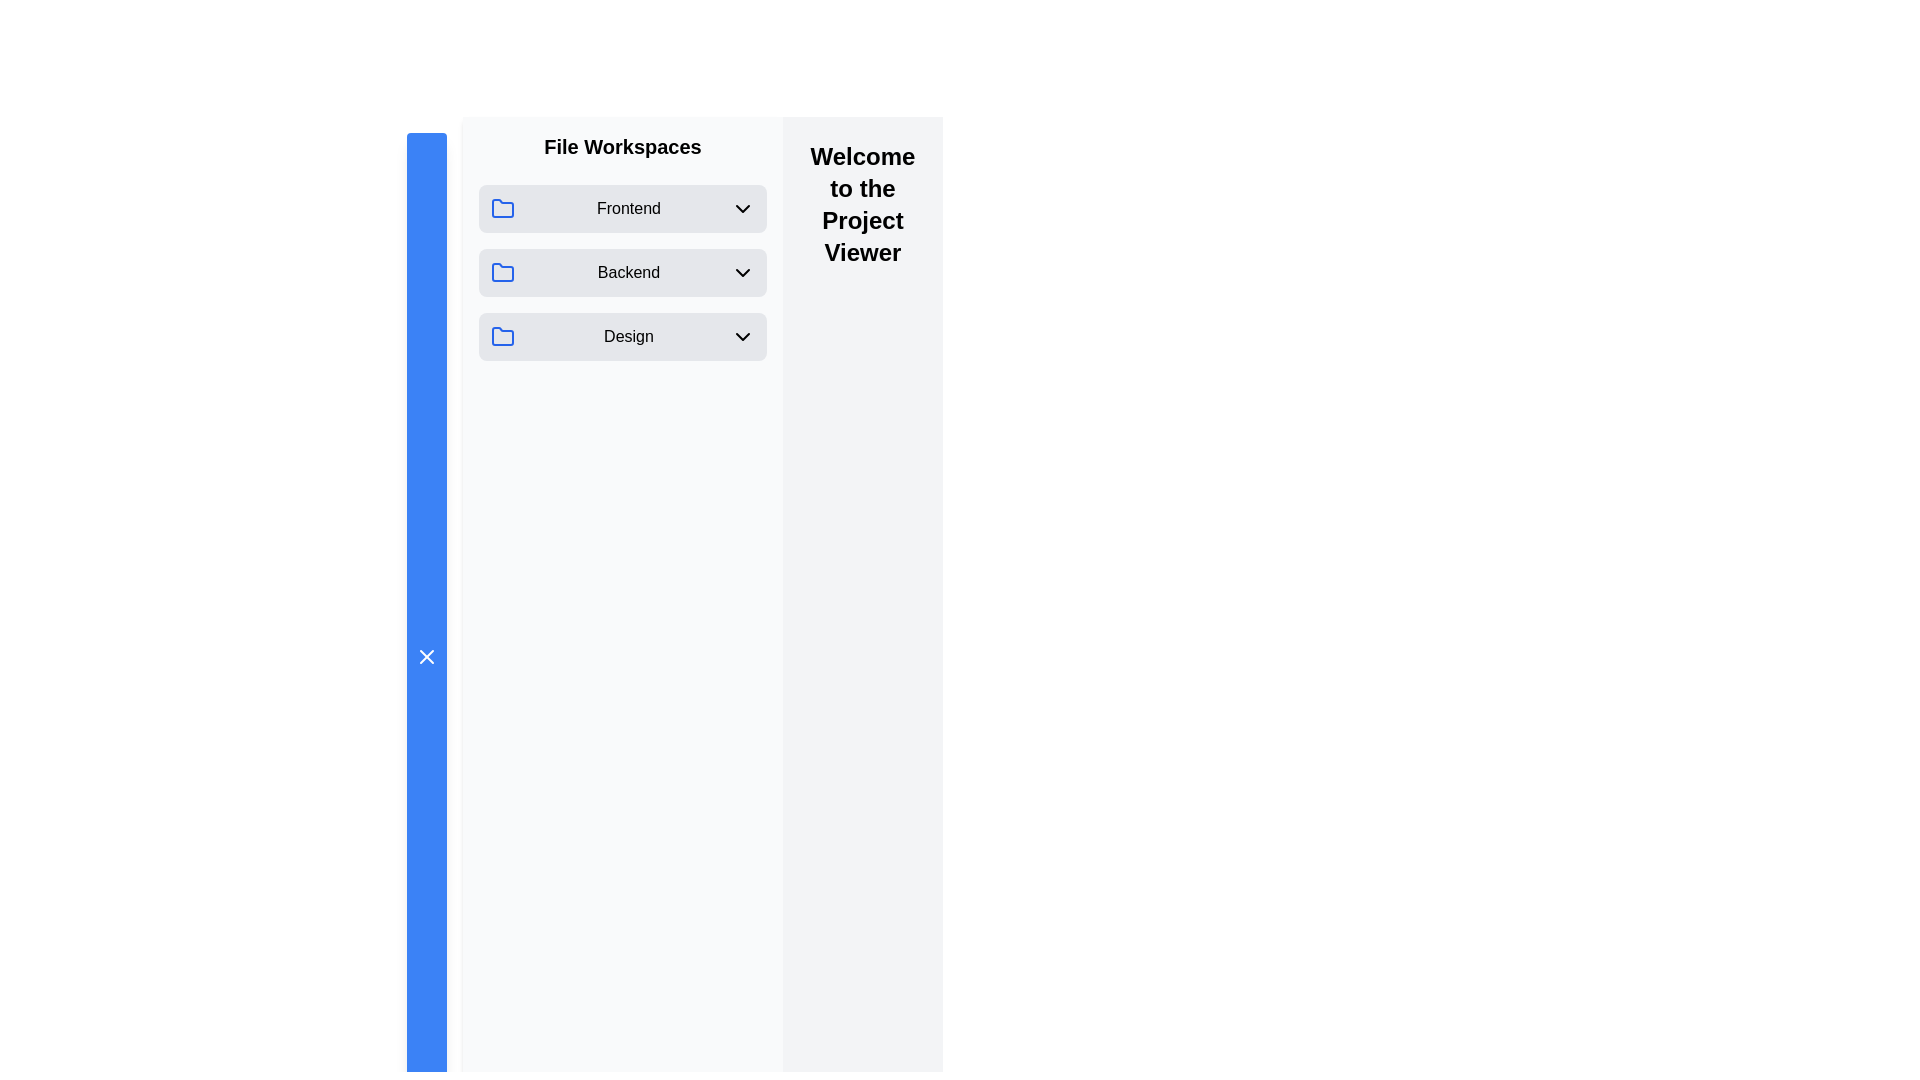  What do you see at coordinates (503, 208) in the screenshot?
I see `the folder icon representing the 'Frontend' workspace located in the left panel under 'File Workspaces', adjacent to the 'Frontend' text label` at bounding box center [503, 208].